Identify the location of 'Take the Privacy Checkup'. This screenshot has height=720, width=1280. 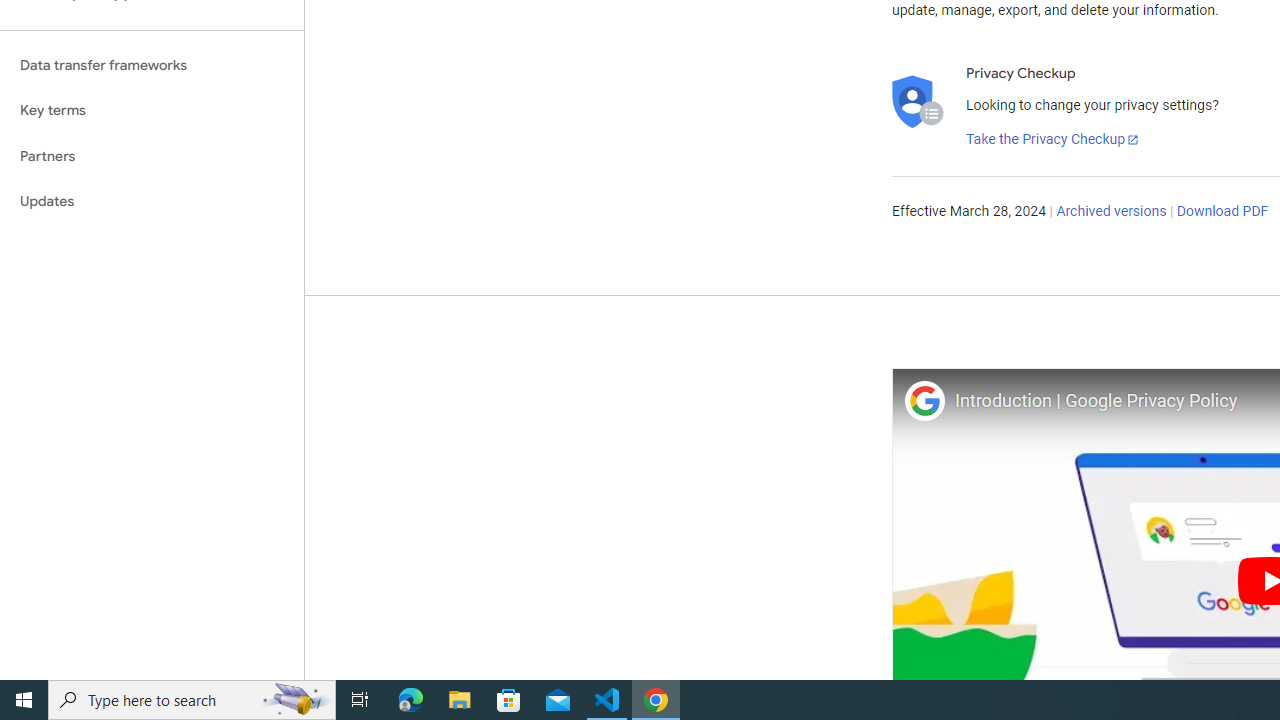
(1052, 139).